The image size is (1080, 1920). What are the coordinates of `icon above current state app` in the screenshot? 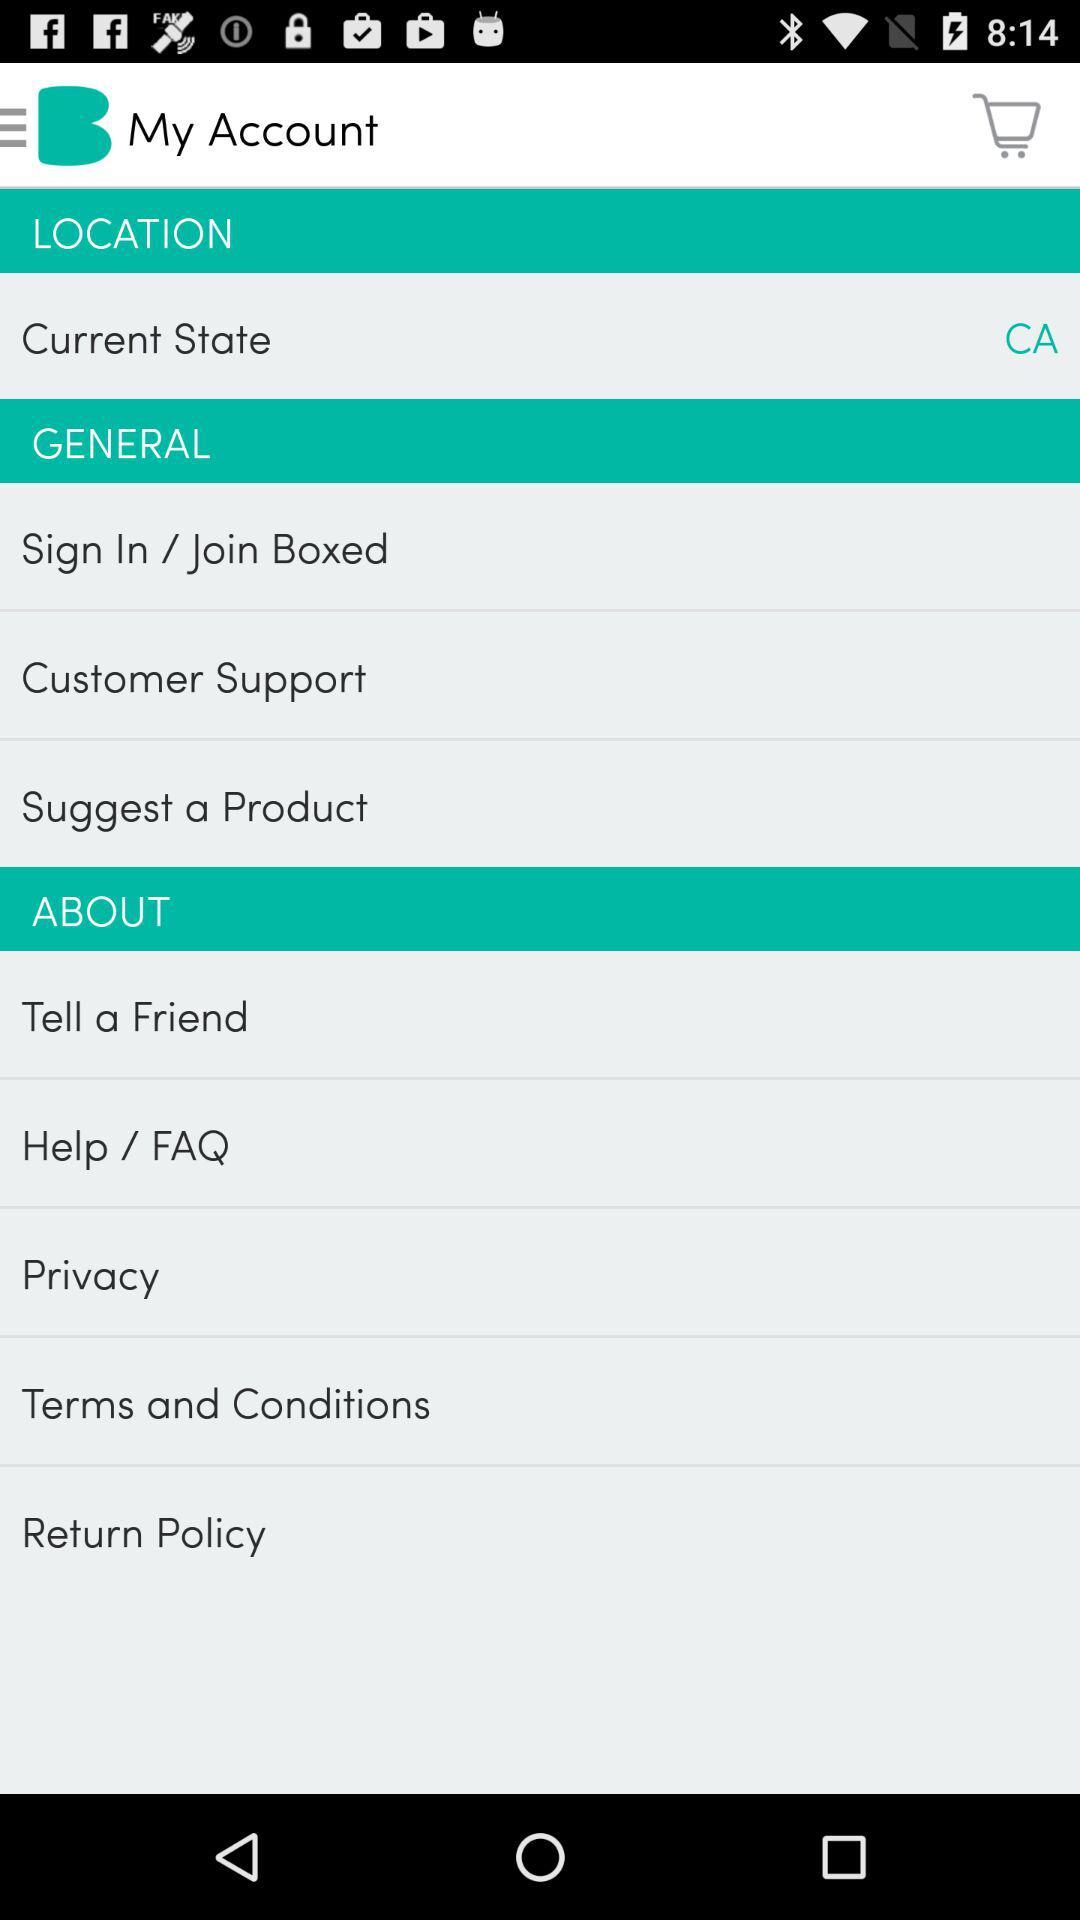 It's located at (540, 230).